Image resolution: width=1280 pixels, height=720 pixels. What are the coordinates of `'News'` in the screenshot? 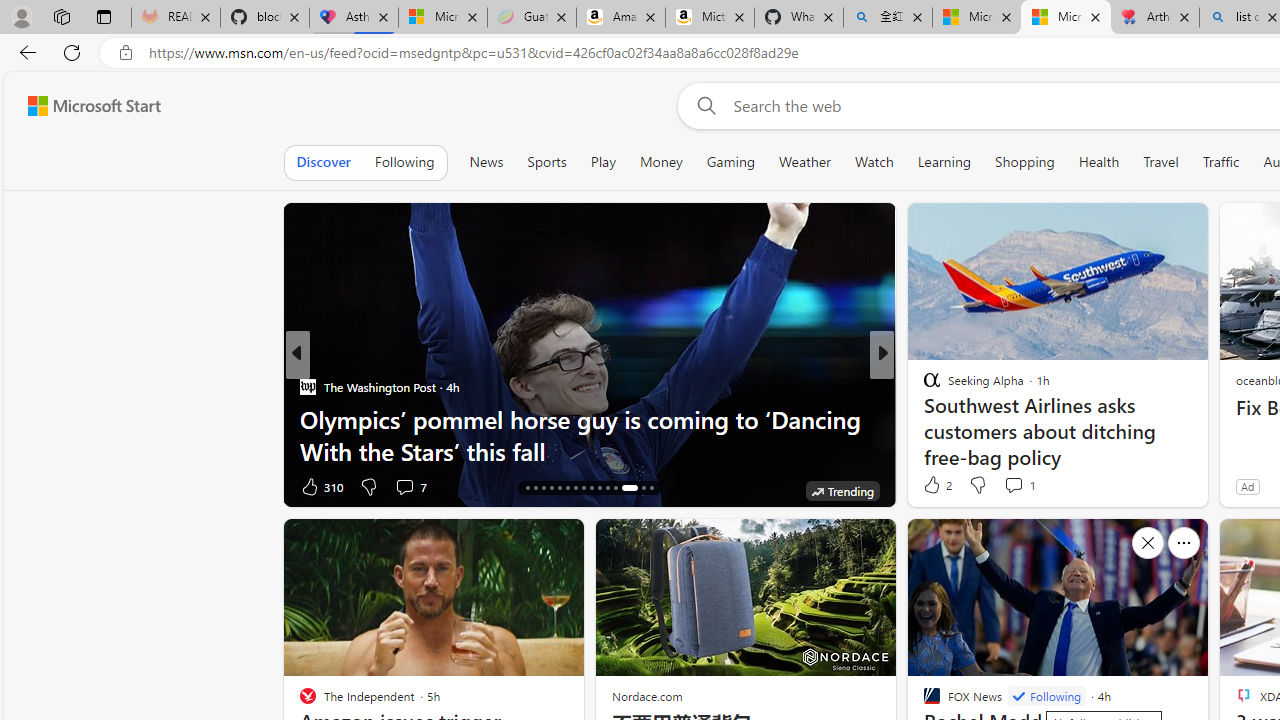 It's located at (486, 161).